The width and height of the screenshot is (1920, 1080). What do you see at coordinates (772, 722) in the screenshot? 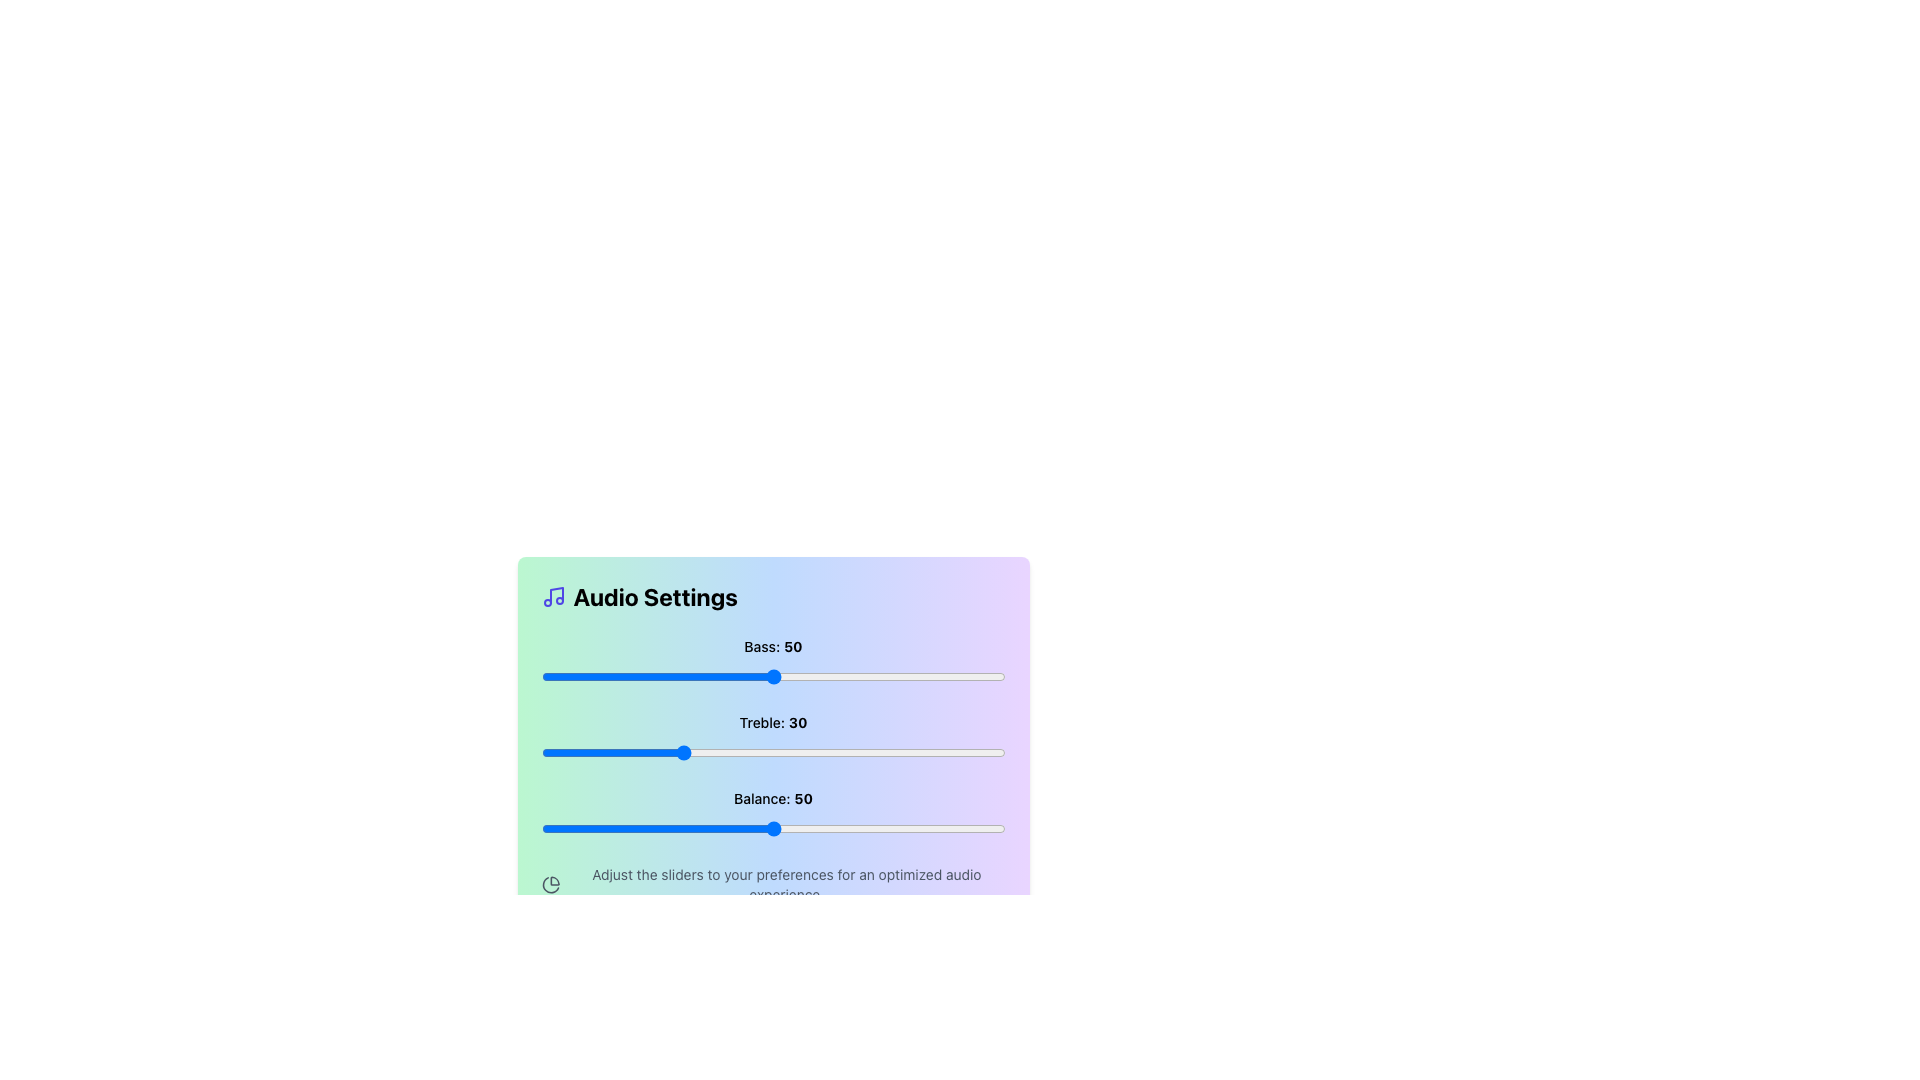
I see `the 'Treble' text label which indicates the current value of '30', positioned between the 'Bass: 50' label above and 'Balance: 50' label below` at bounding box center [772, 722].